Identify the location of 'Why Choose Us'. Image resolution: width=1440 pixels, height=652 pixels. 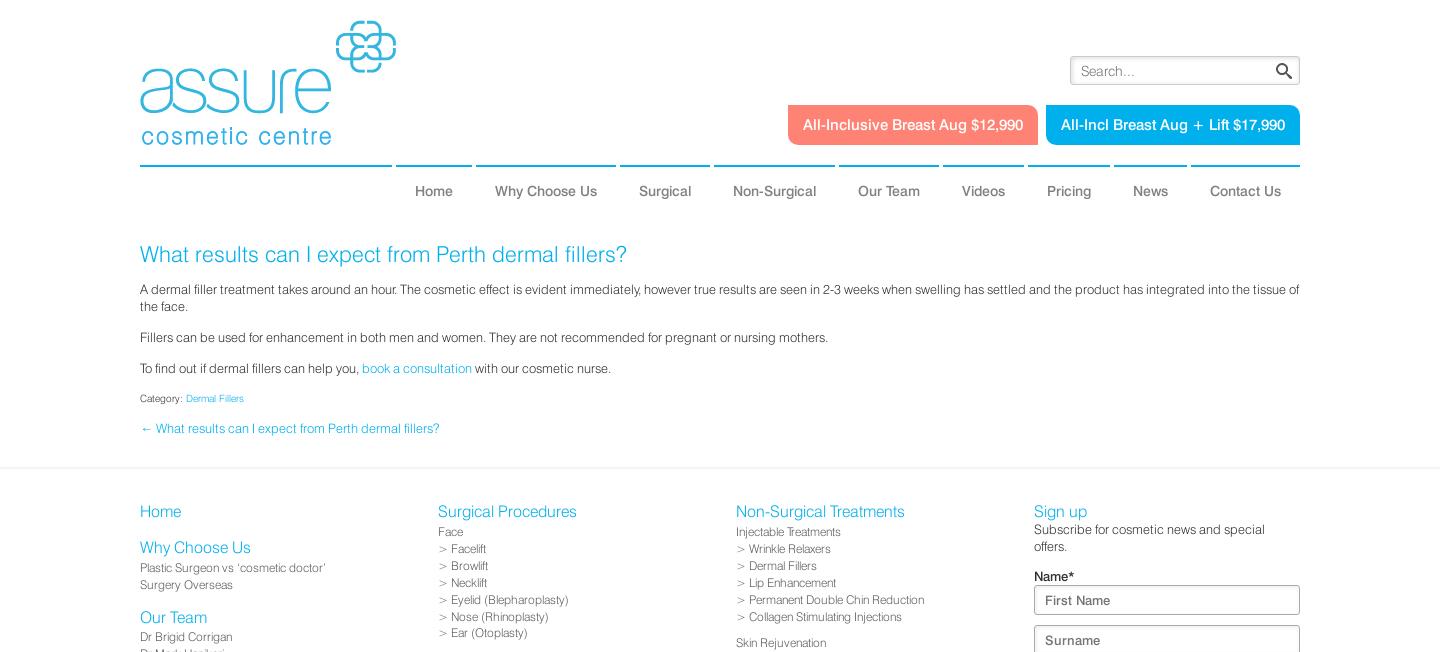
(546, 189).